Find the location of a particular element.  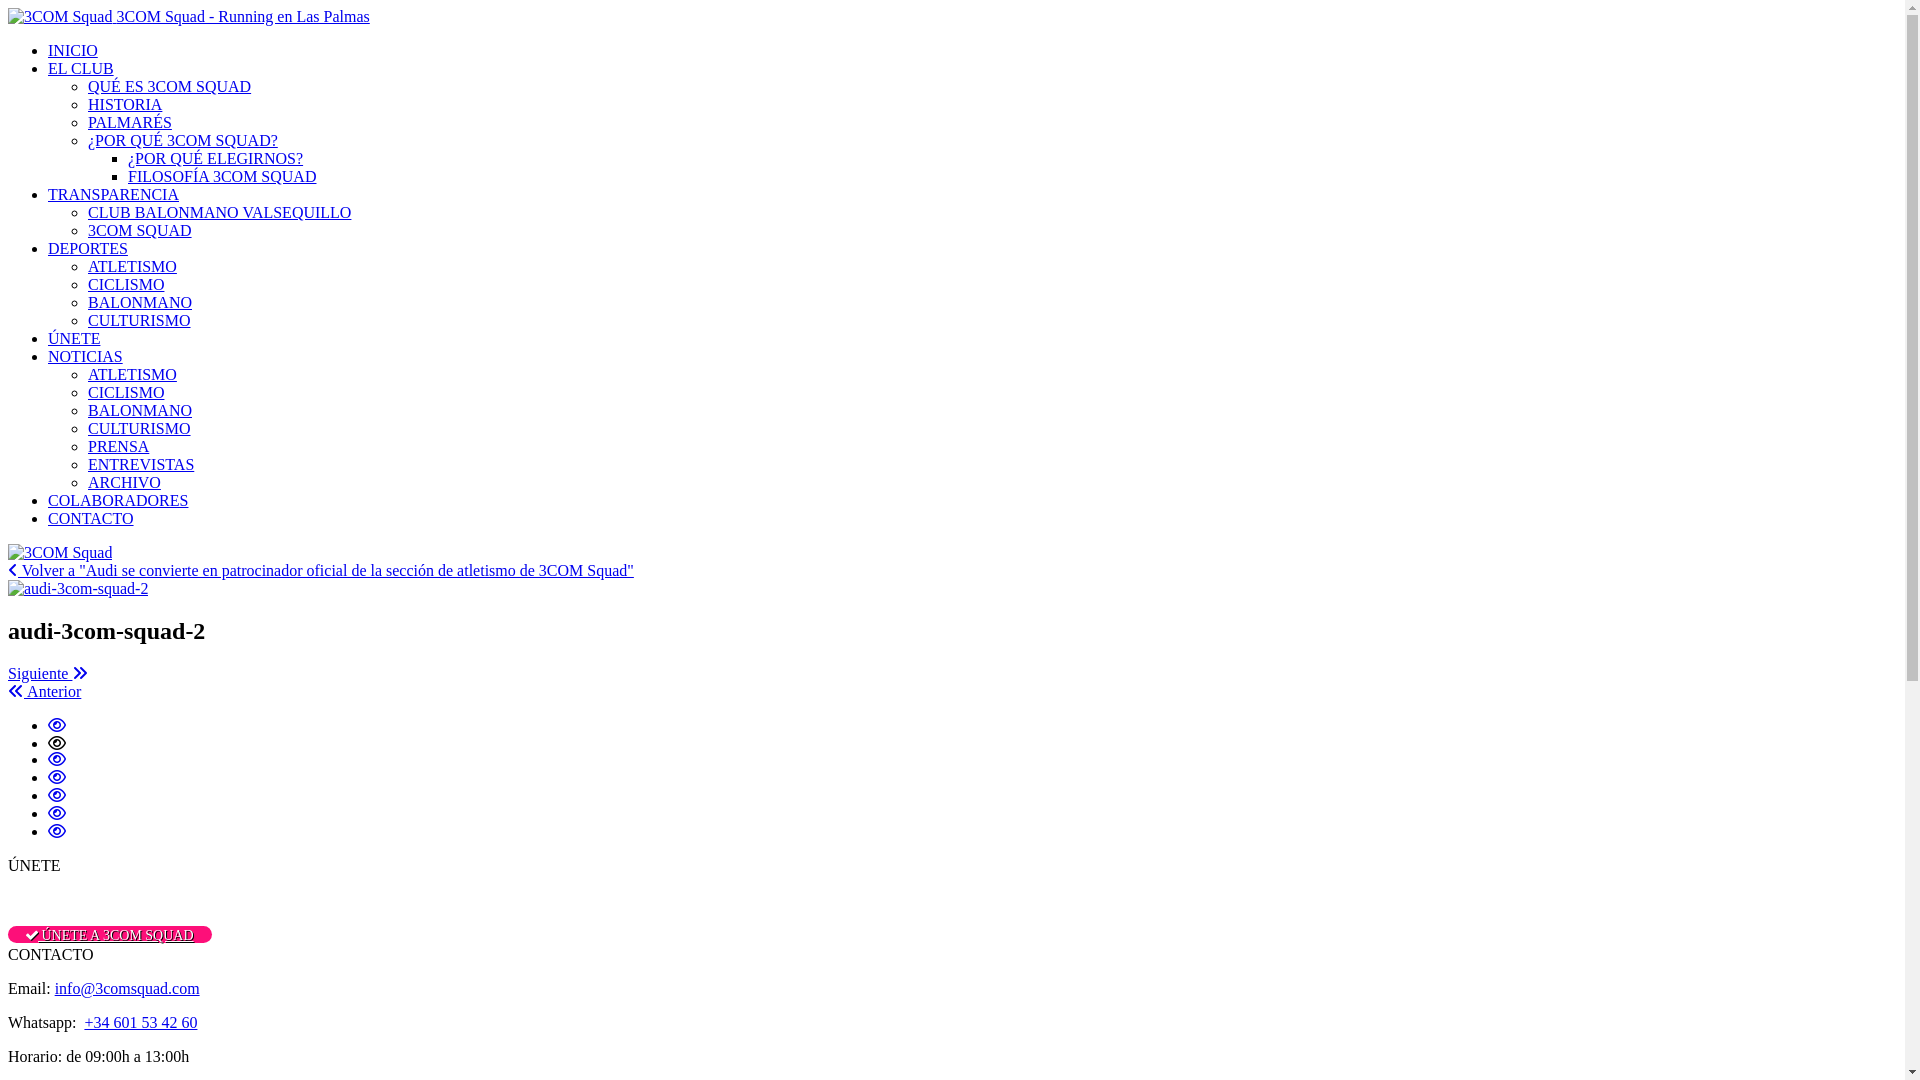

'CONTACTO' is located at coordinates (90, 517).